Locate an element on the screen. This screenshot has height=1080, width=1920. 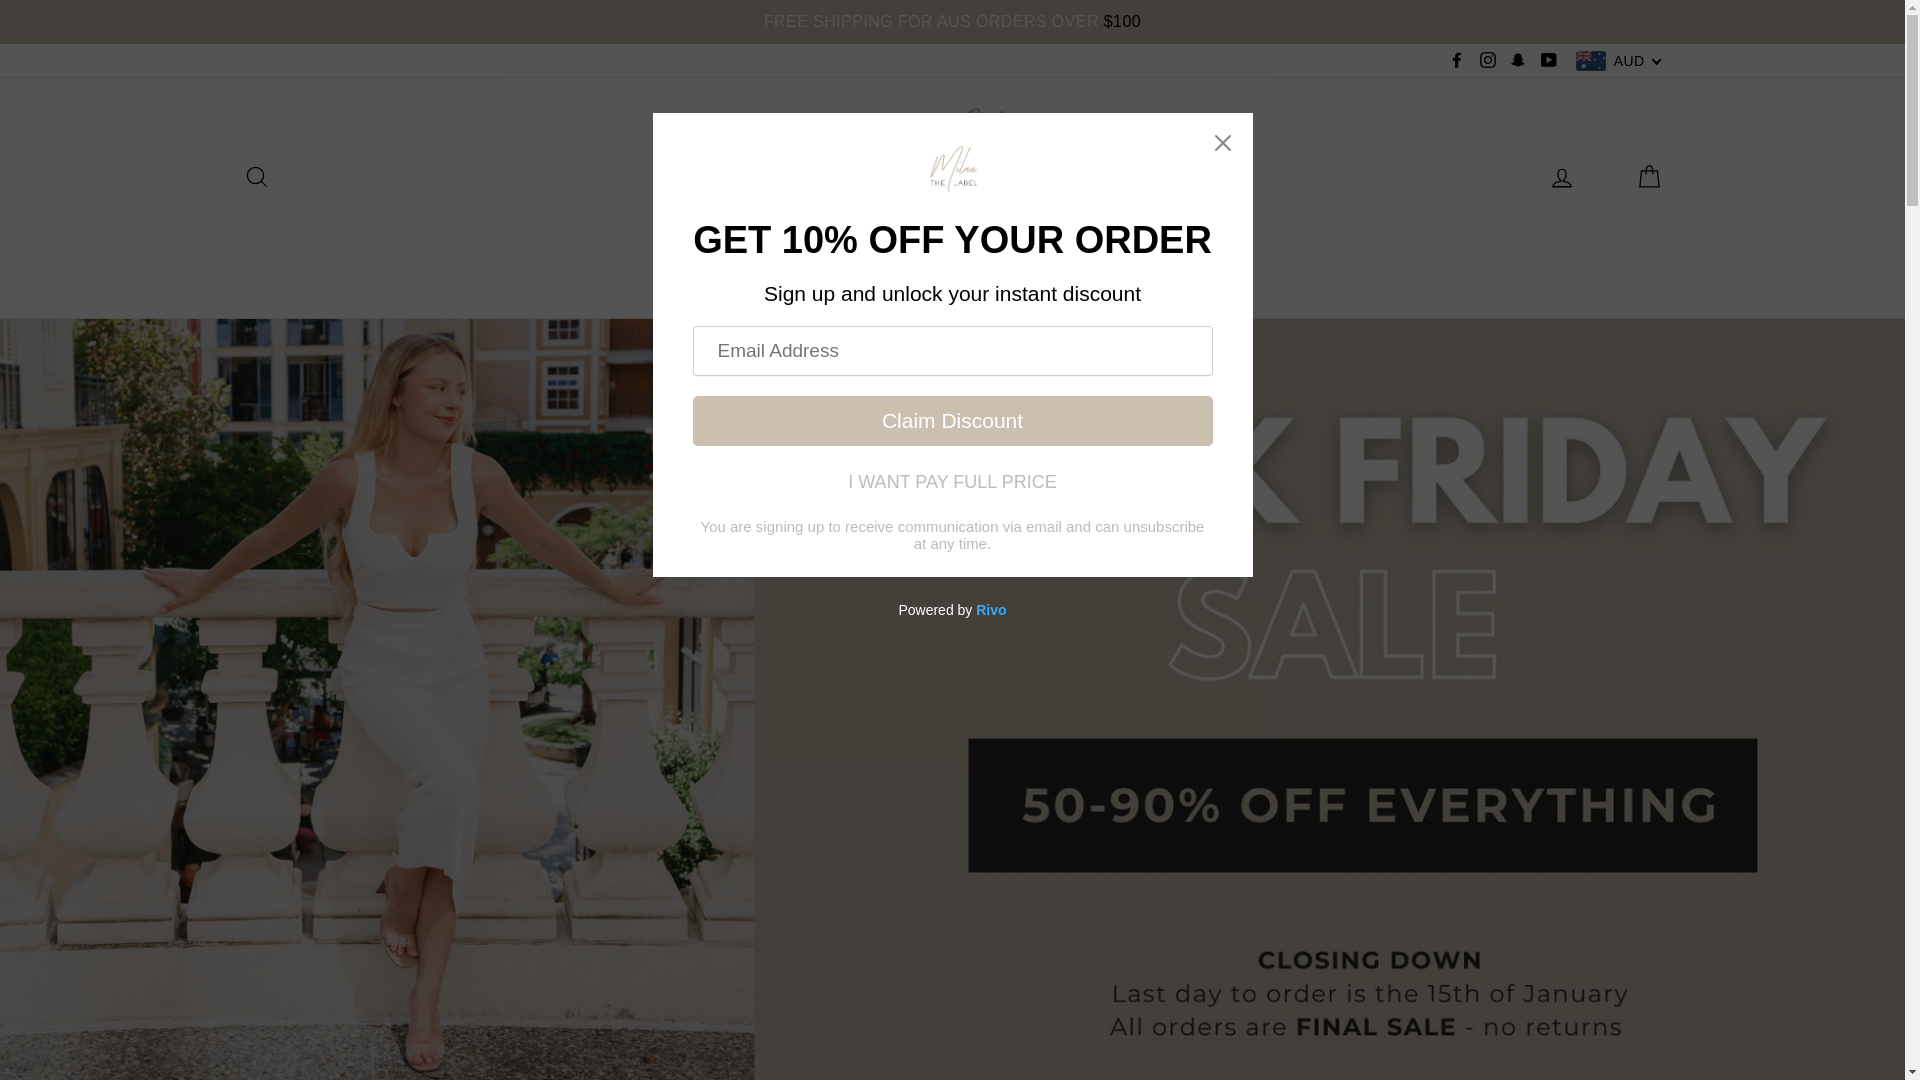
'CUSTOMER SERVICE' is located at coordinates (1122, 276).